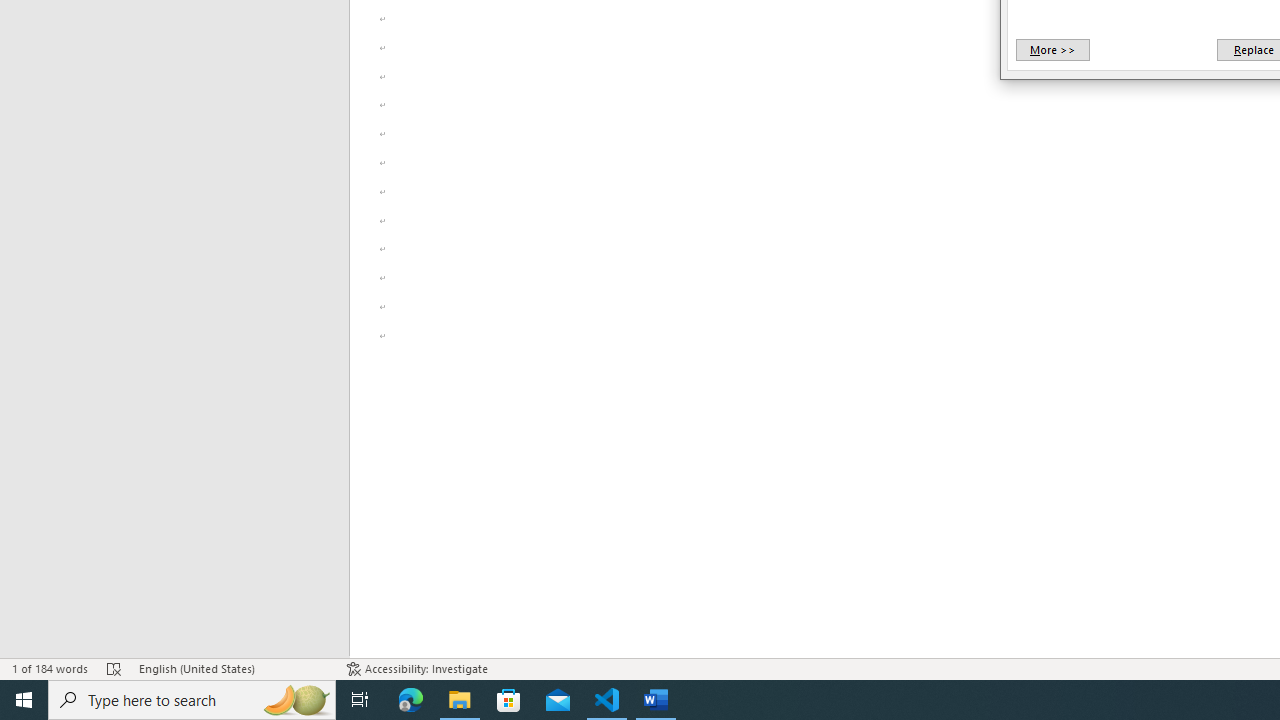  I want to click on 'Task View', so click(359, 698).